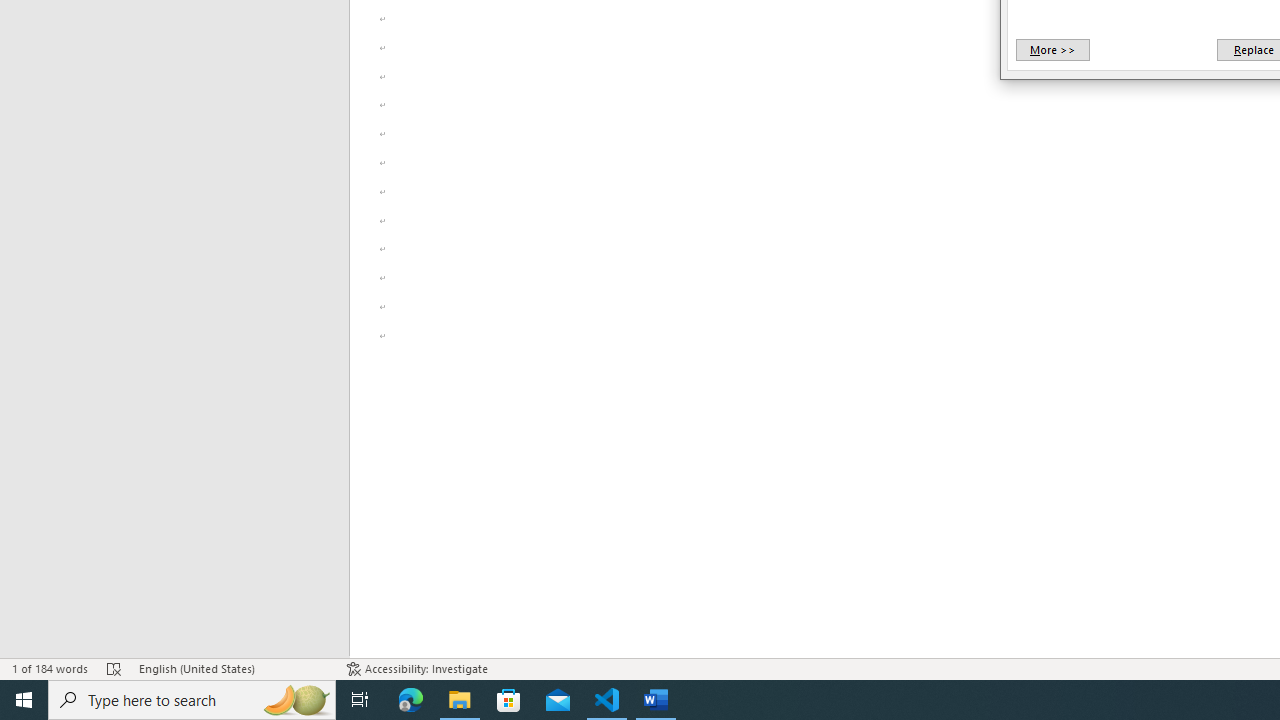  I want to click on 'Task View', so click(359, 698).